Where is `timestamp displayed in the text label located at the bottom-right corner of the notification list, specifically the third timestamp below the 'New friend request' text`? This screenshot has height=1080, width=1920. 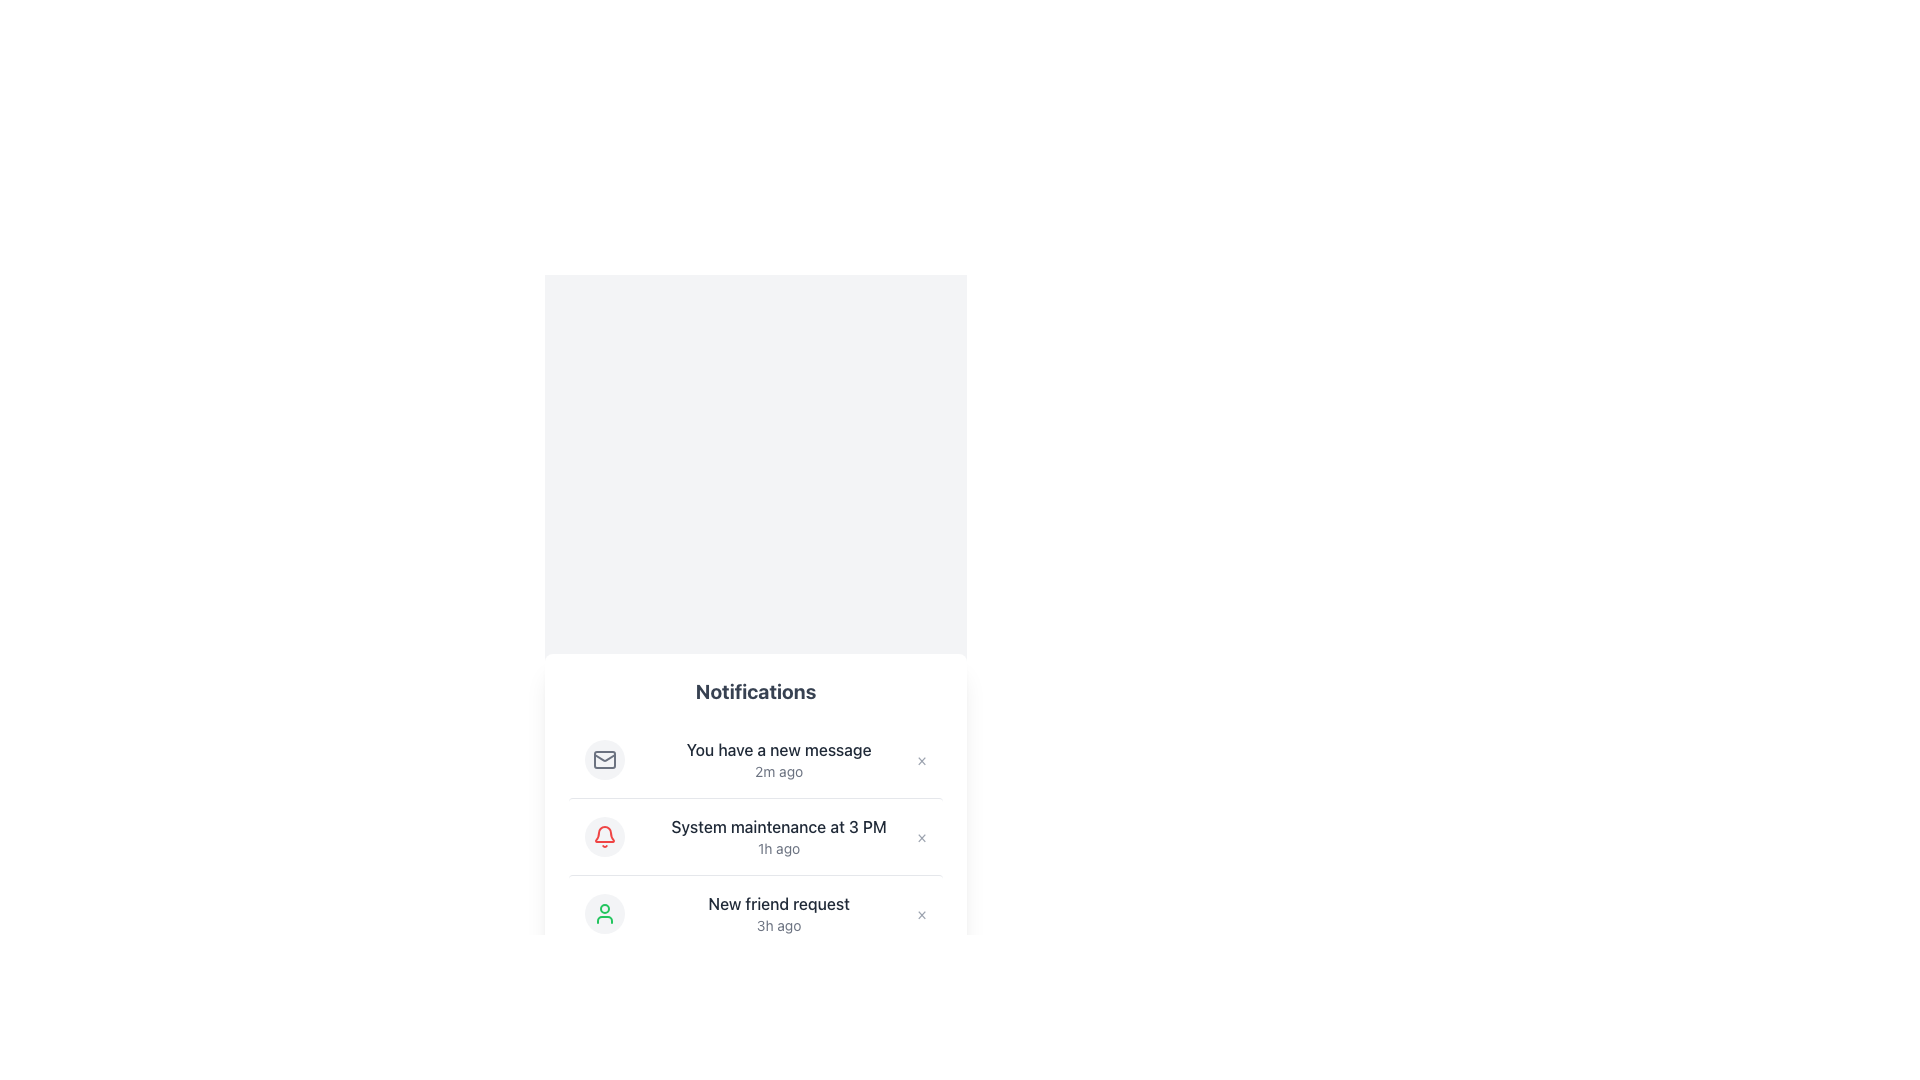
timestamp displayed in the text label located at the bottom-right corner of the notification list, specifically the third timestamp below the 'New friend request' text is located at coordinates (778, 925).